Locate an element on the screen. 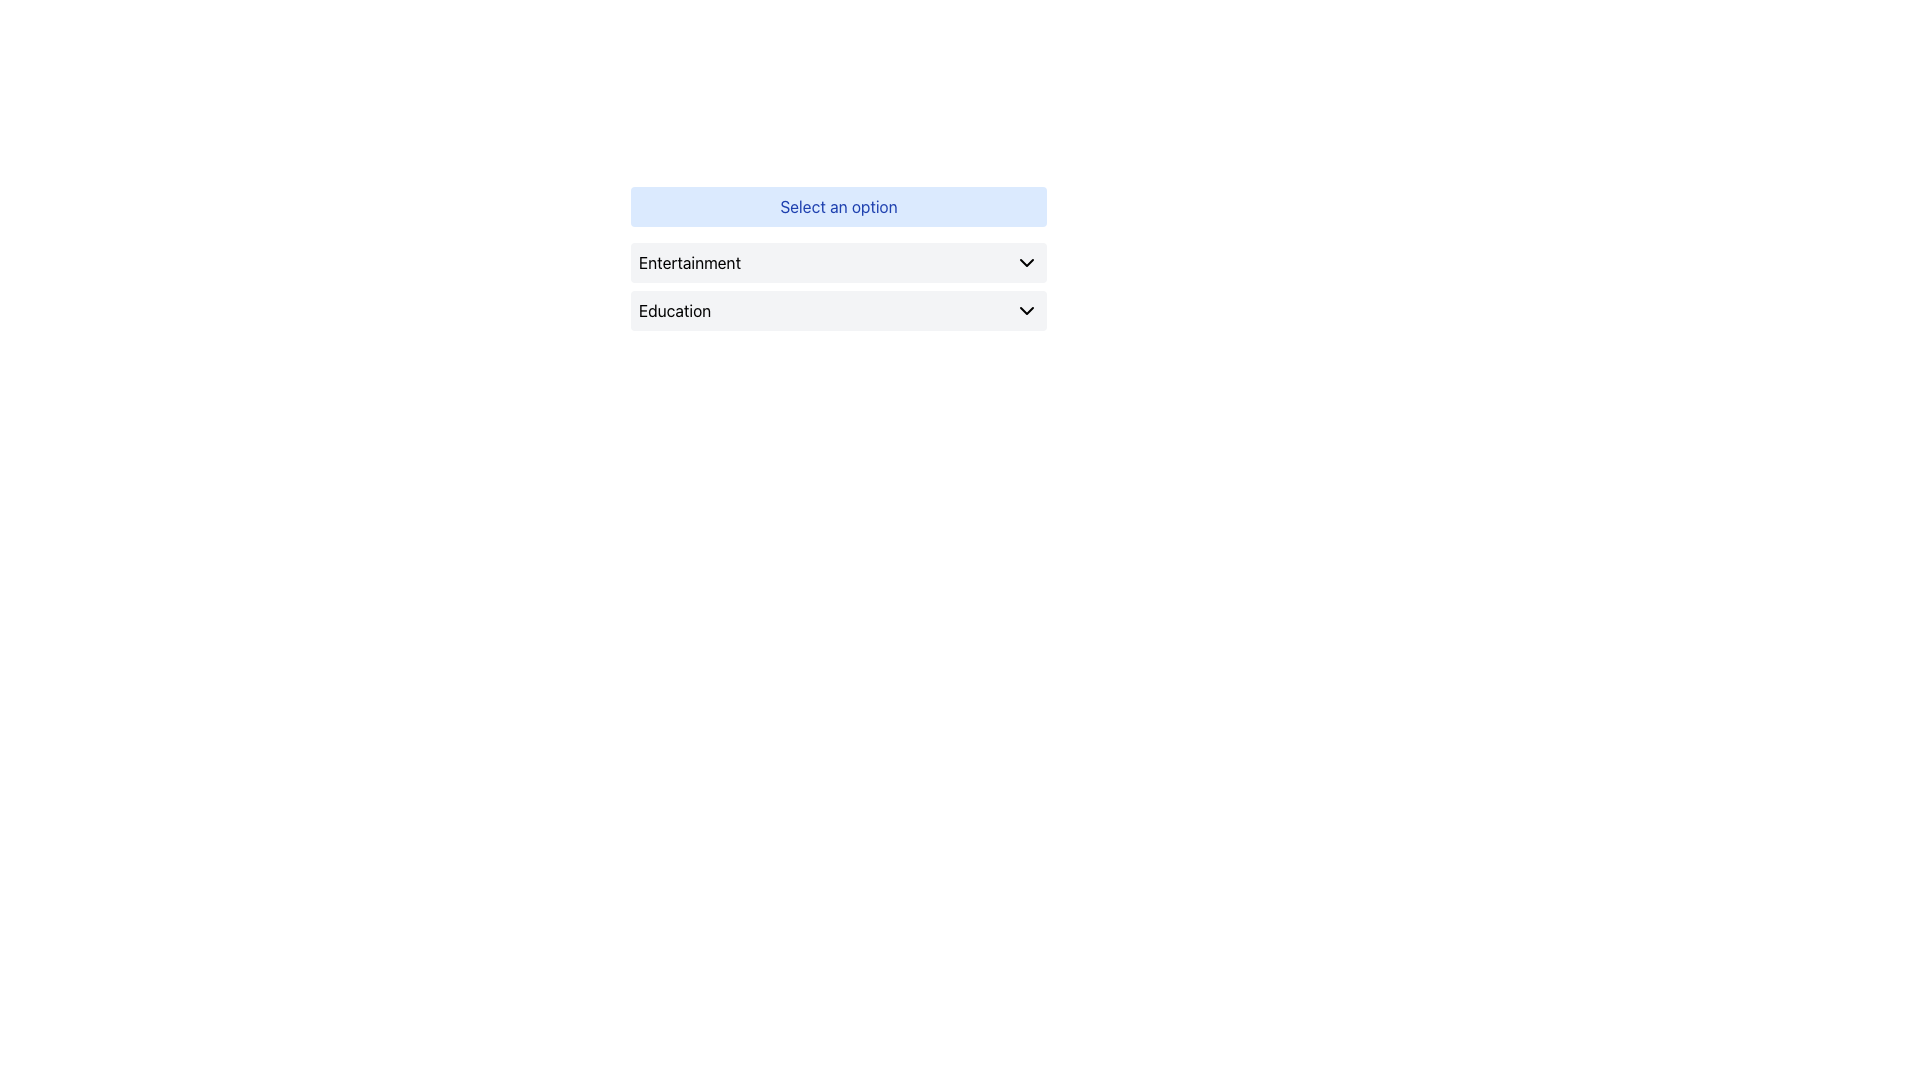  the downwards-pointing chevron icon located on the right side of the 'Education' row is located at coordinates (1027, 311).